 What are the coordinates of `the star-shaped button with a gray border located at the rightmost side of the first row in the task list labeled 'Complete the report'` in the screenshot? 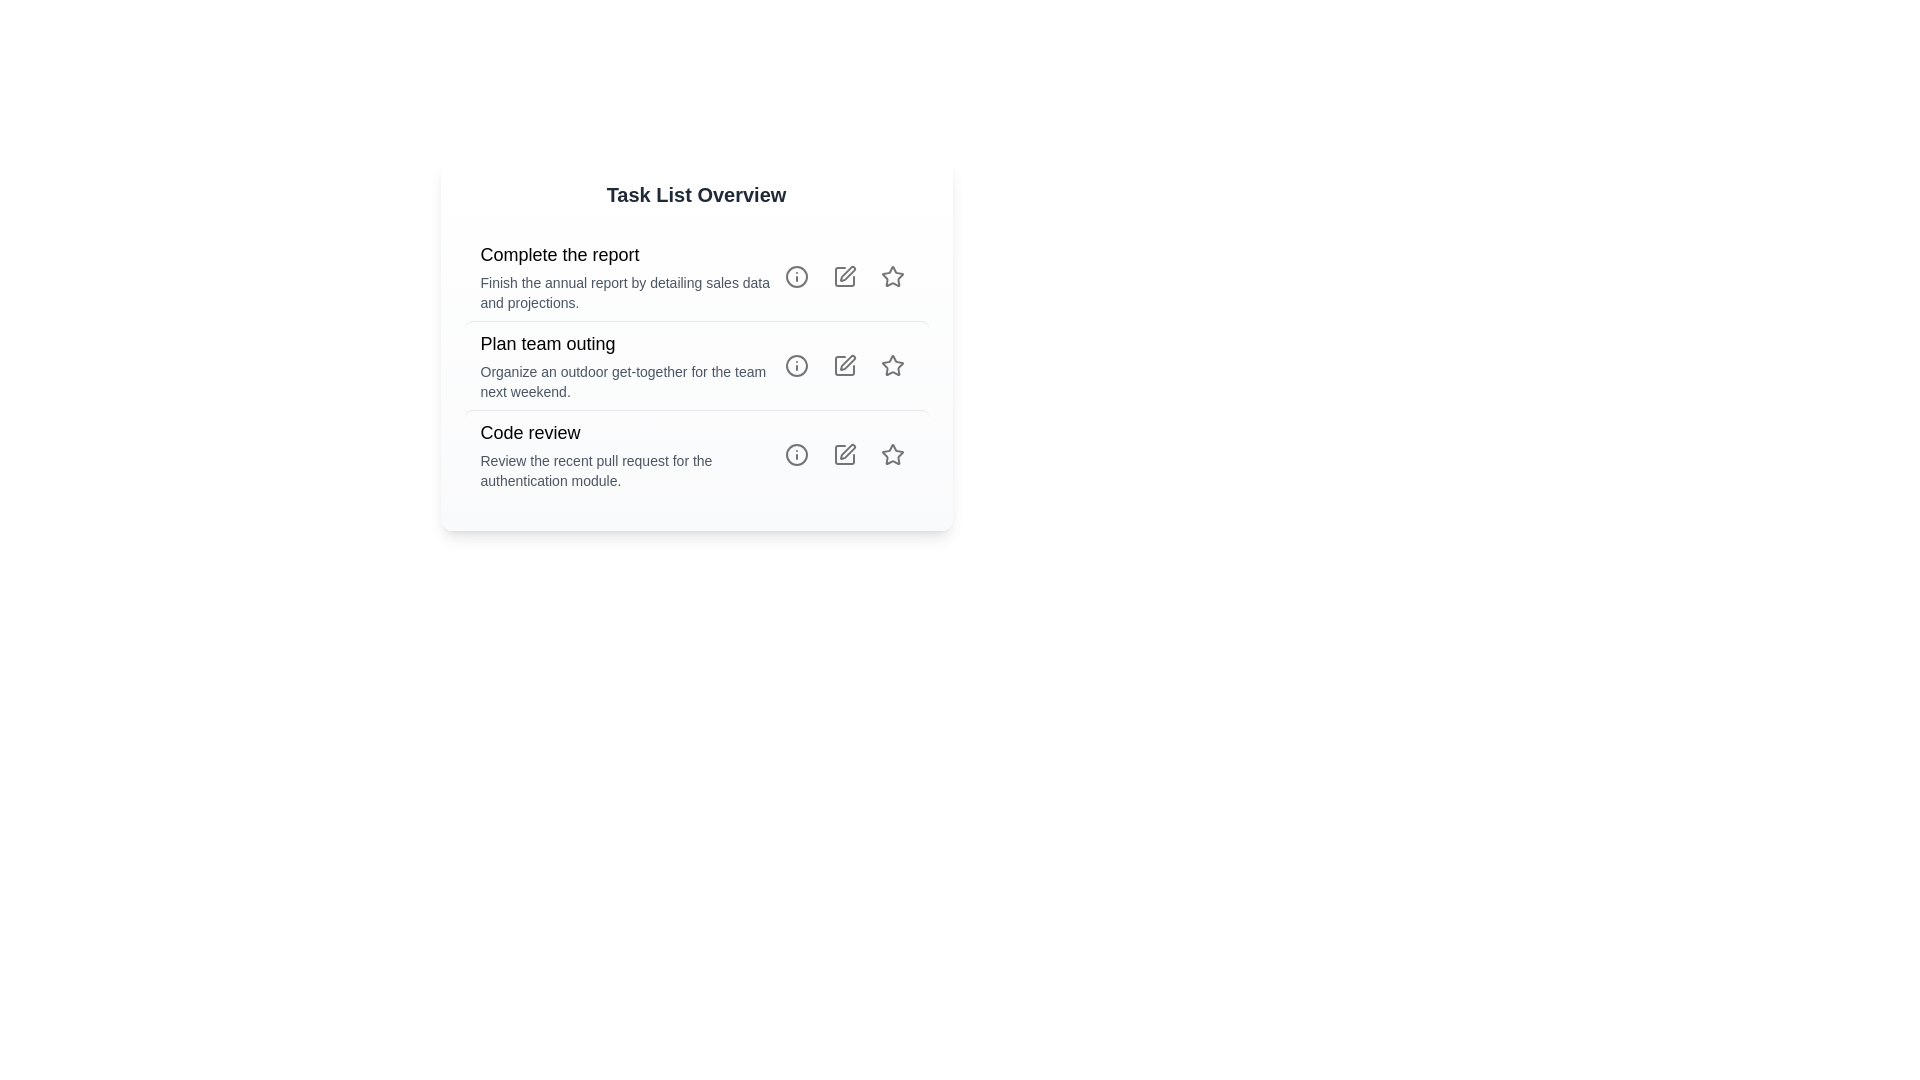 It's located at (891, 277).